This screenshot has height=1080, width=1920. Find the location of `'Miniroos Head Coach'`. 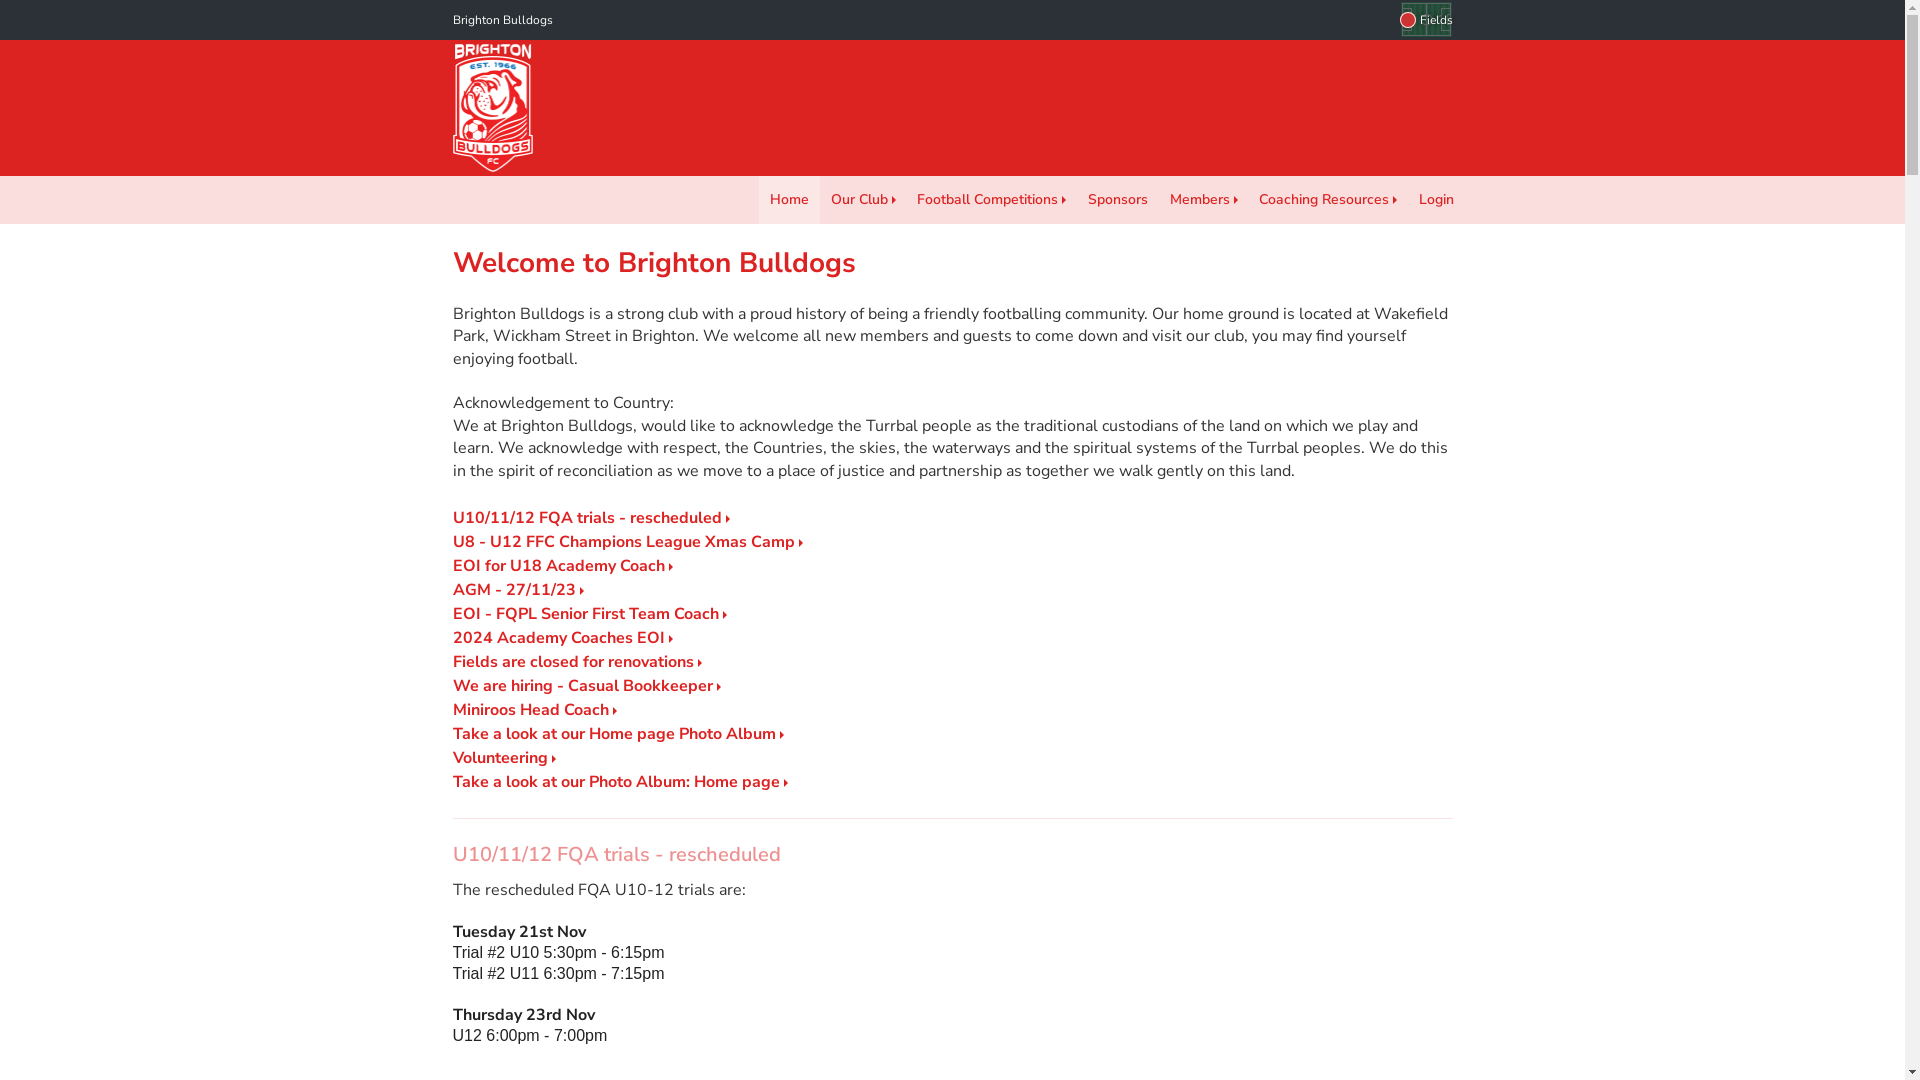

'Miniroos Head Coach' is located at coordinates (533, 708).